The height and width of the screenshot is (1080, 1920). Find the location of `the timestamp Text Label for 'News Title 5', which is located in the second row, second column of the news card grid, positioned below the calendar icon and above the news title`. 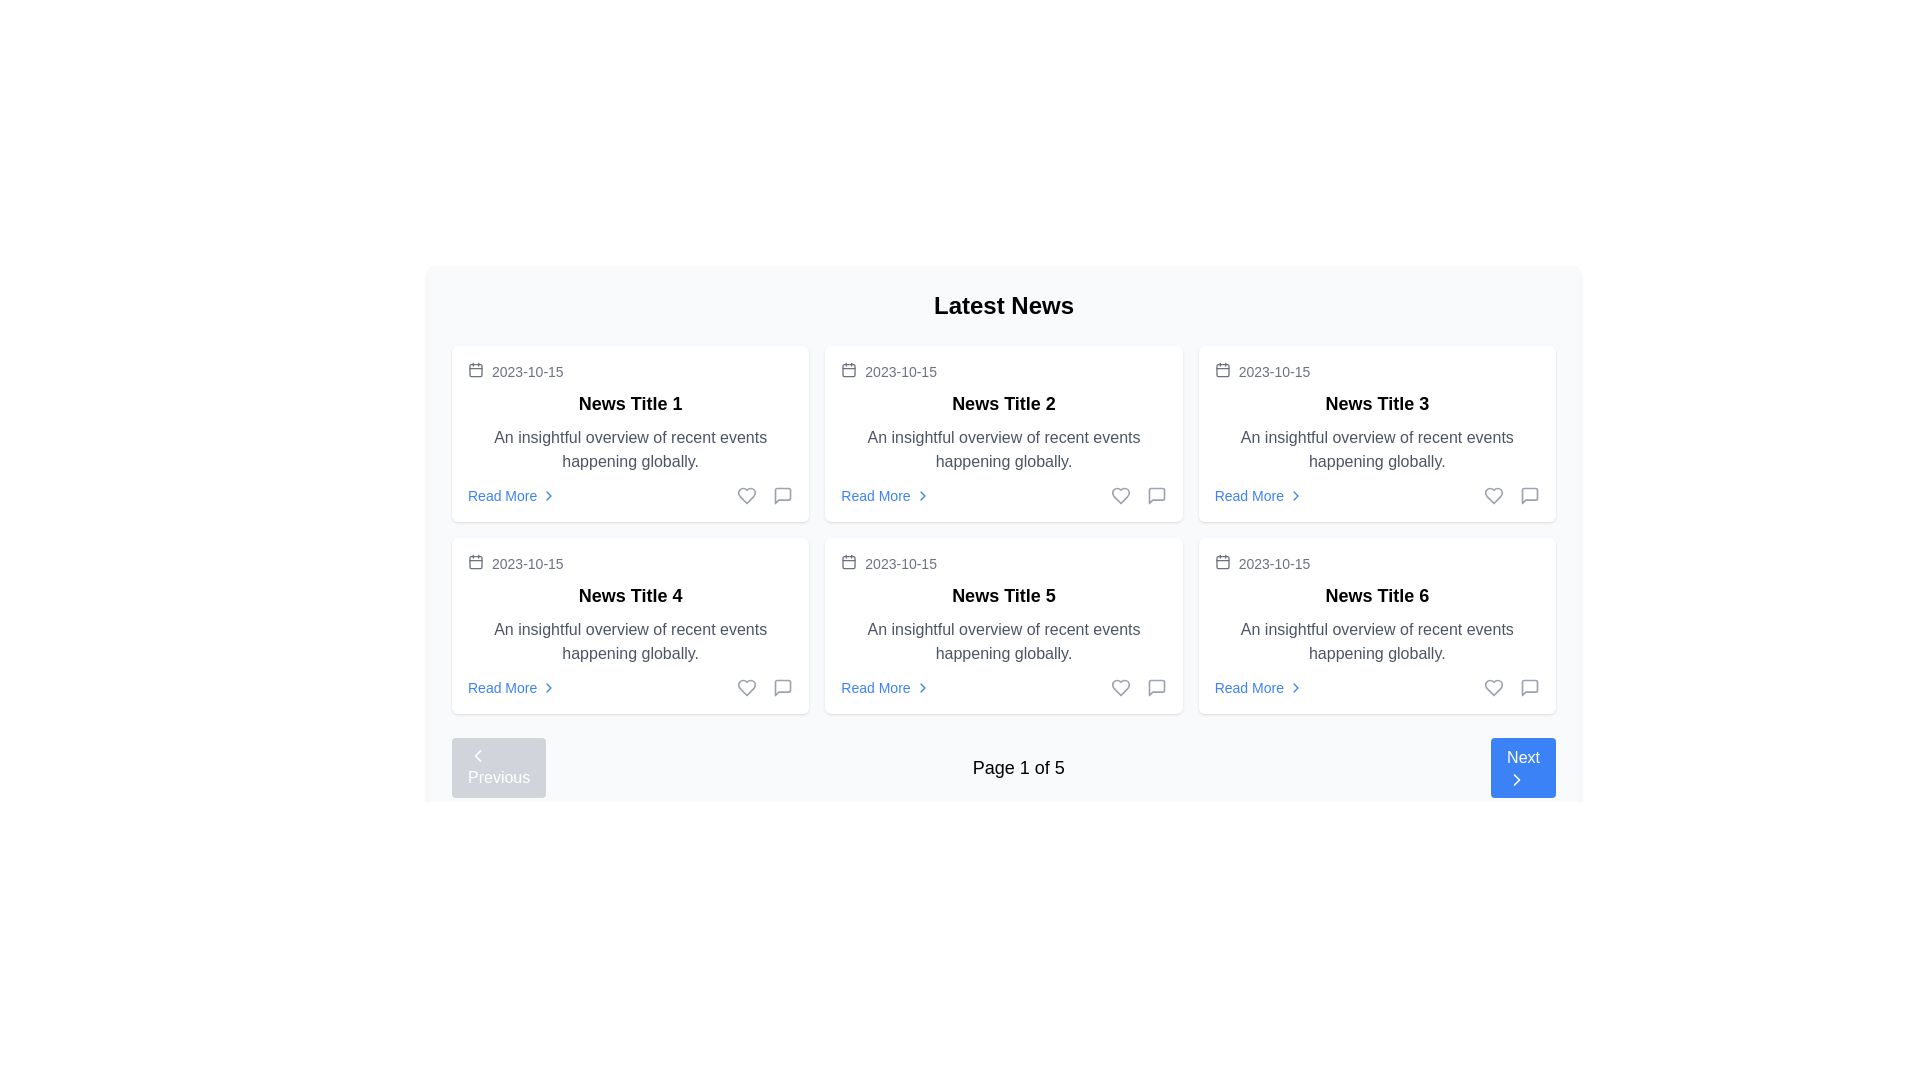

the timestamp Text Label for 'News Title 5', which is located in the second row, second column of the news card grid, positioned below the calendar icon and above the news title is located at coordinates (900, 563).